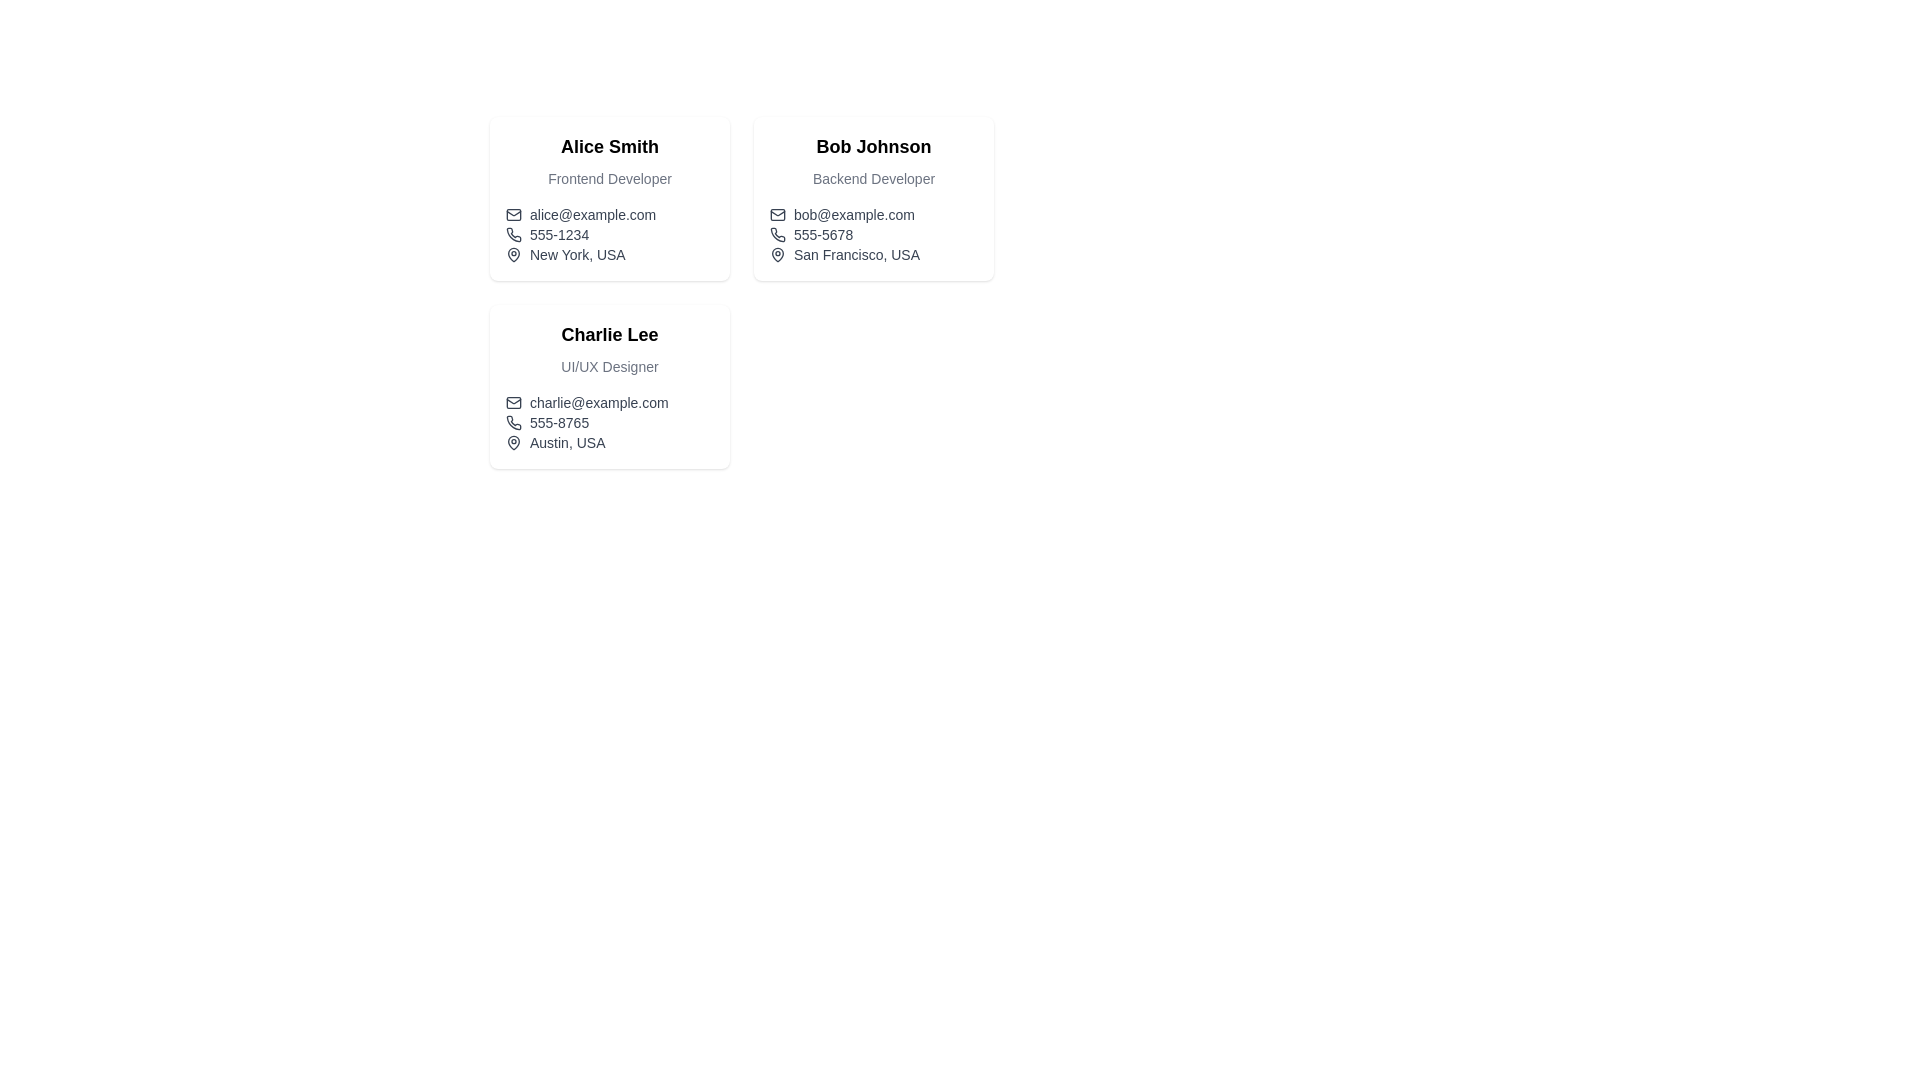  Describe the element at coordinates (513, 215) in the screenshot. I see `the email icon located at the leftmost side of the row containing 'alice@example.com' for Alice Smith` at that location.